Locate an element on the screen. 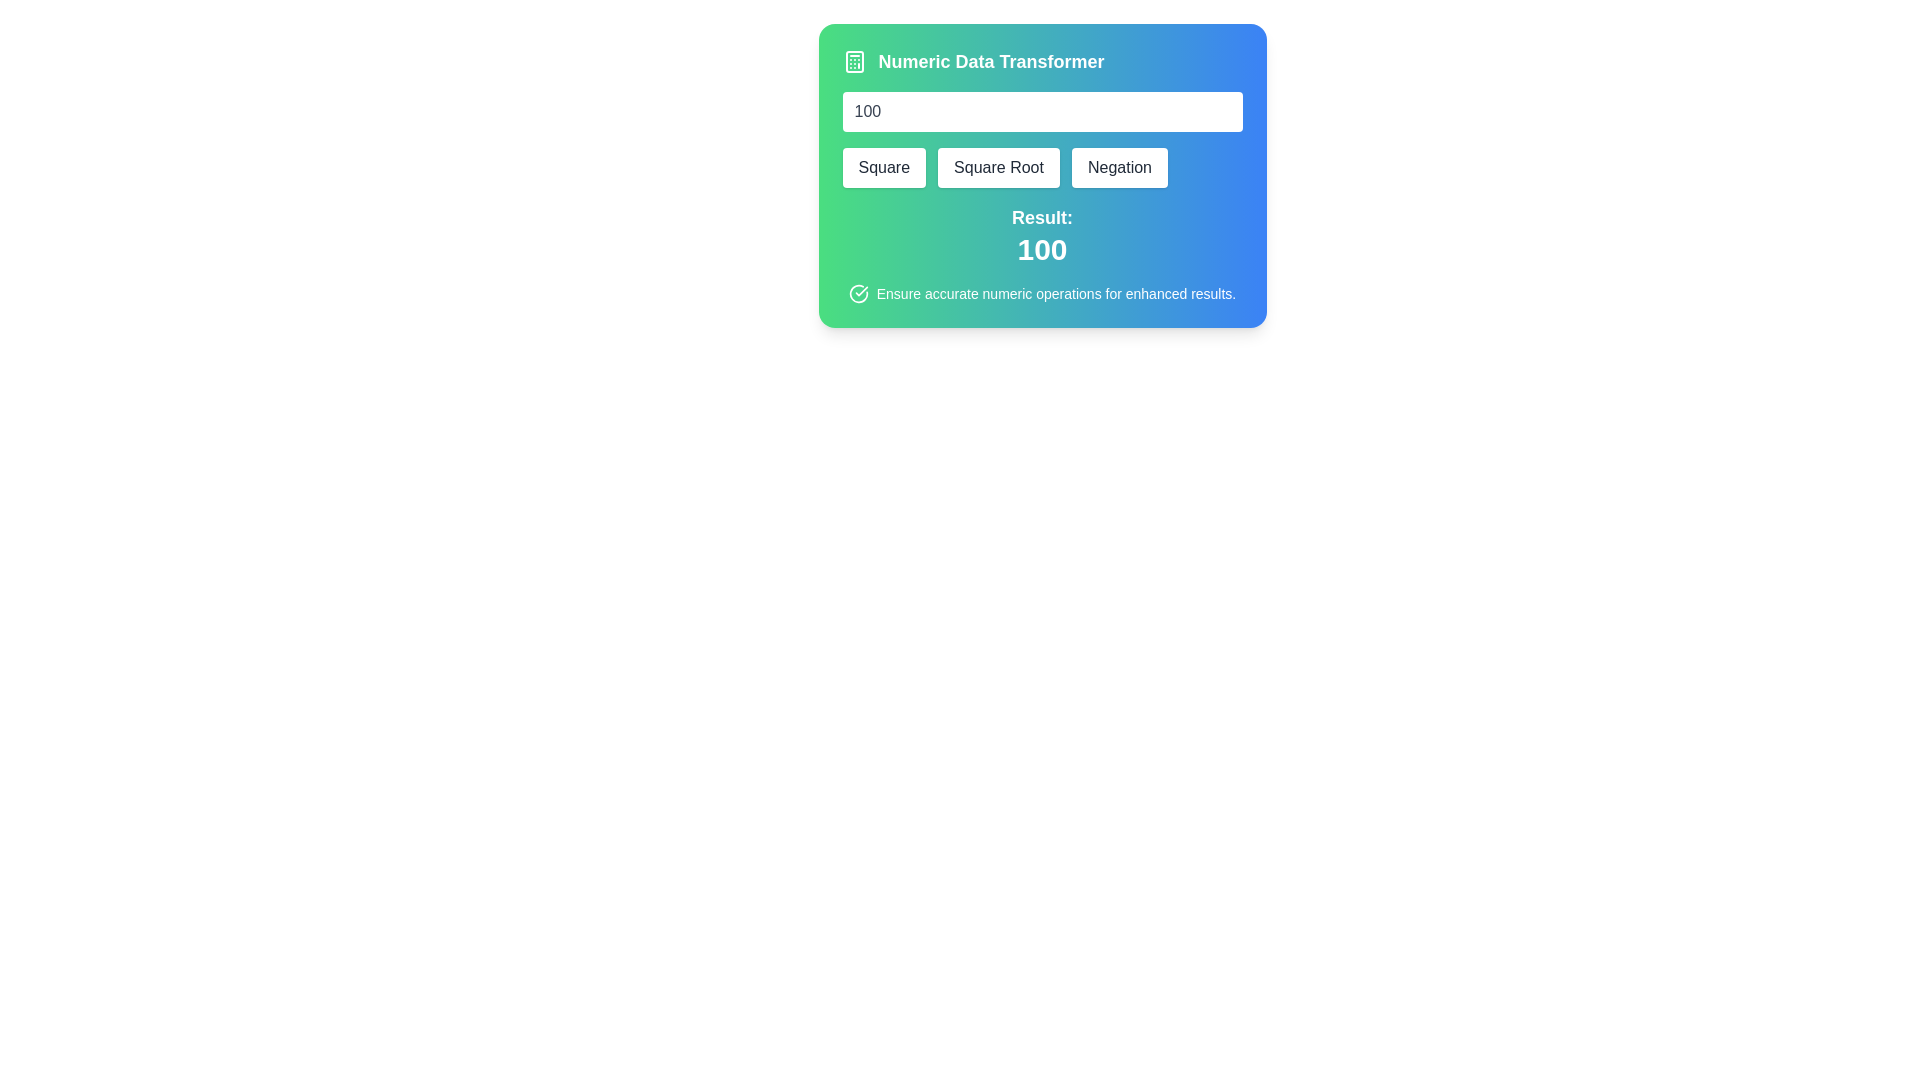  the static text display that shows the computed numeric result, positioned below the 'Result:' label in the 'Numeric Data Transformer' panel is located at coordinates (1041, 249).